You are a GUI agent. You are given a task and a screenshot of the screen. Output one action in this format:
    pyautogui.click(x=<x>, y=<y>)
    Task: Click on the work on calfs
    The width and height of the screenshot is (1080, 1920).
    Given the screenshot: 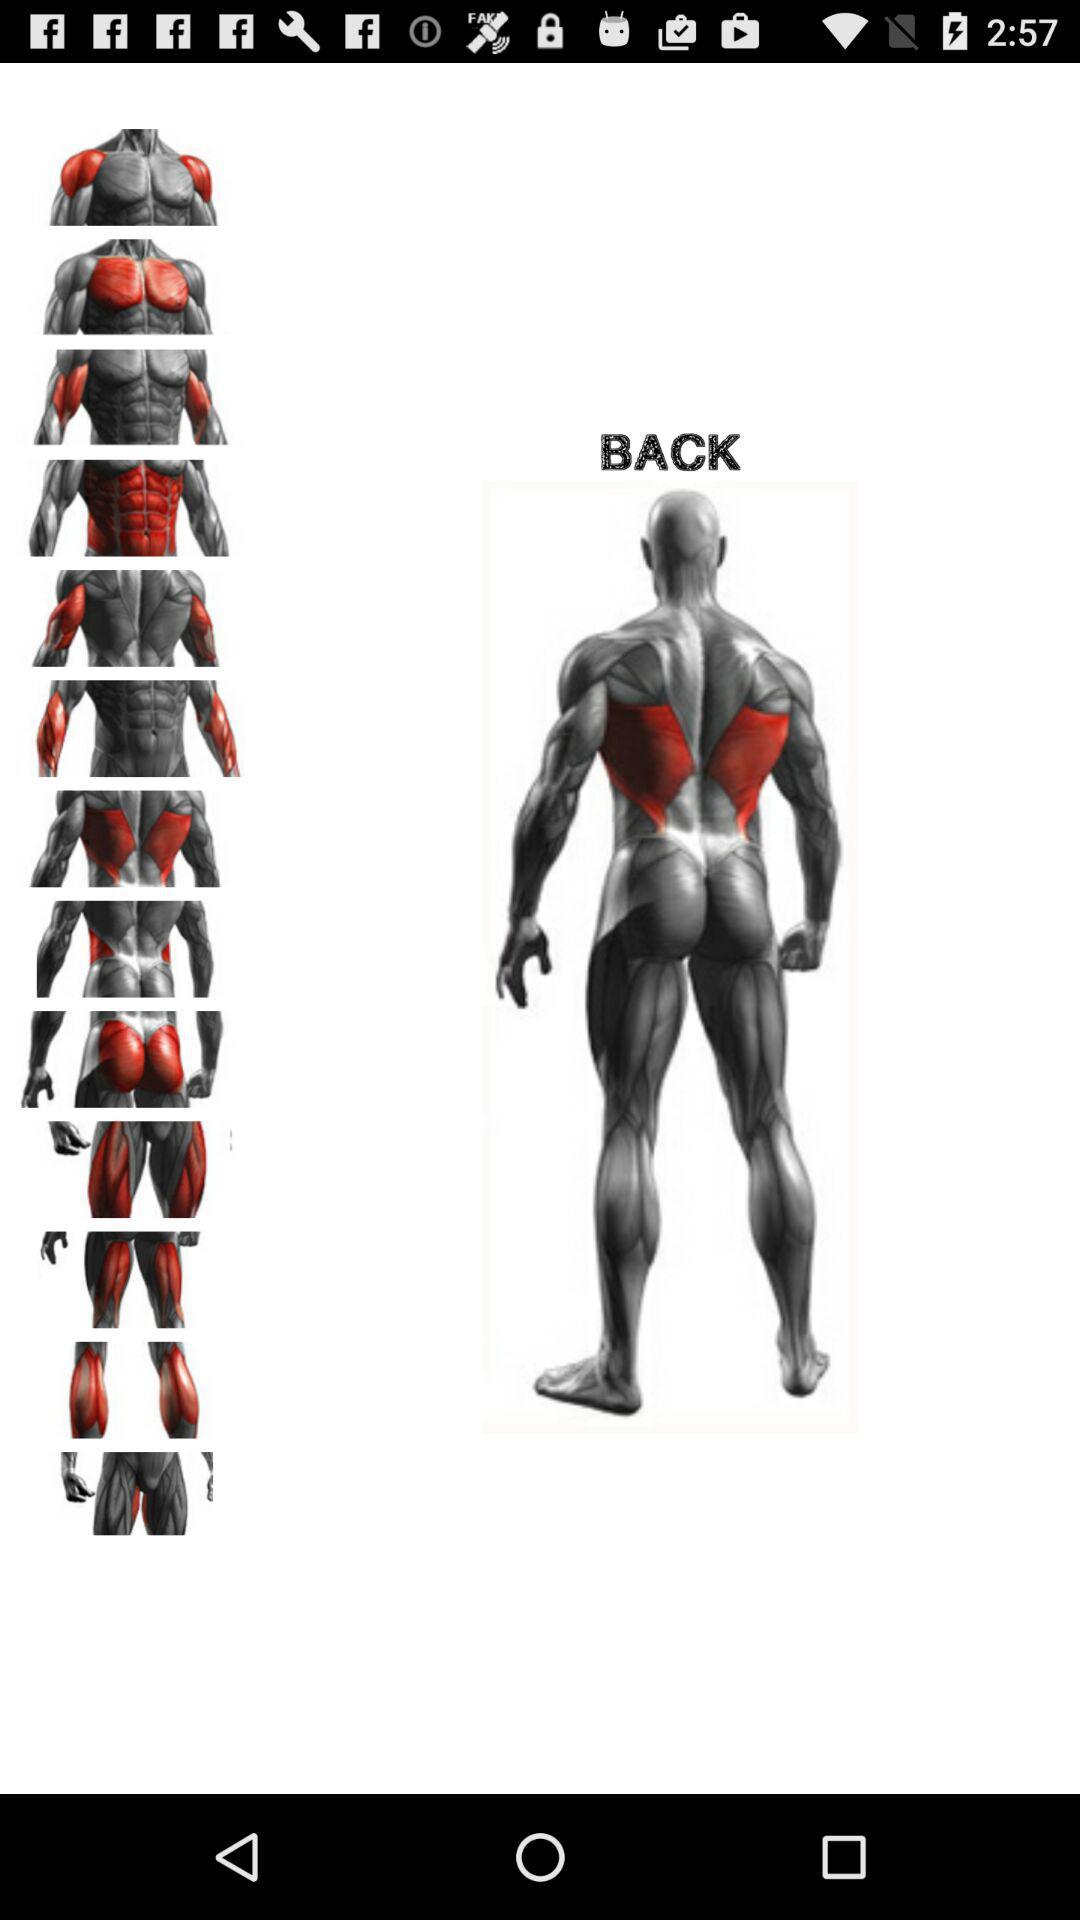 What is the action you would take?
    pyautogui.click(x=131, y=1382)
    